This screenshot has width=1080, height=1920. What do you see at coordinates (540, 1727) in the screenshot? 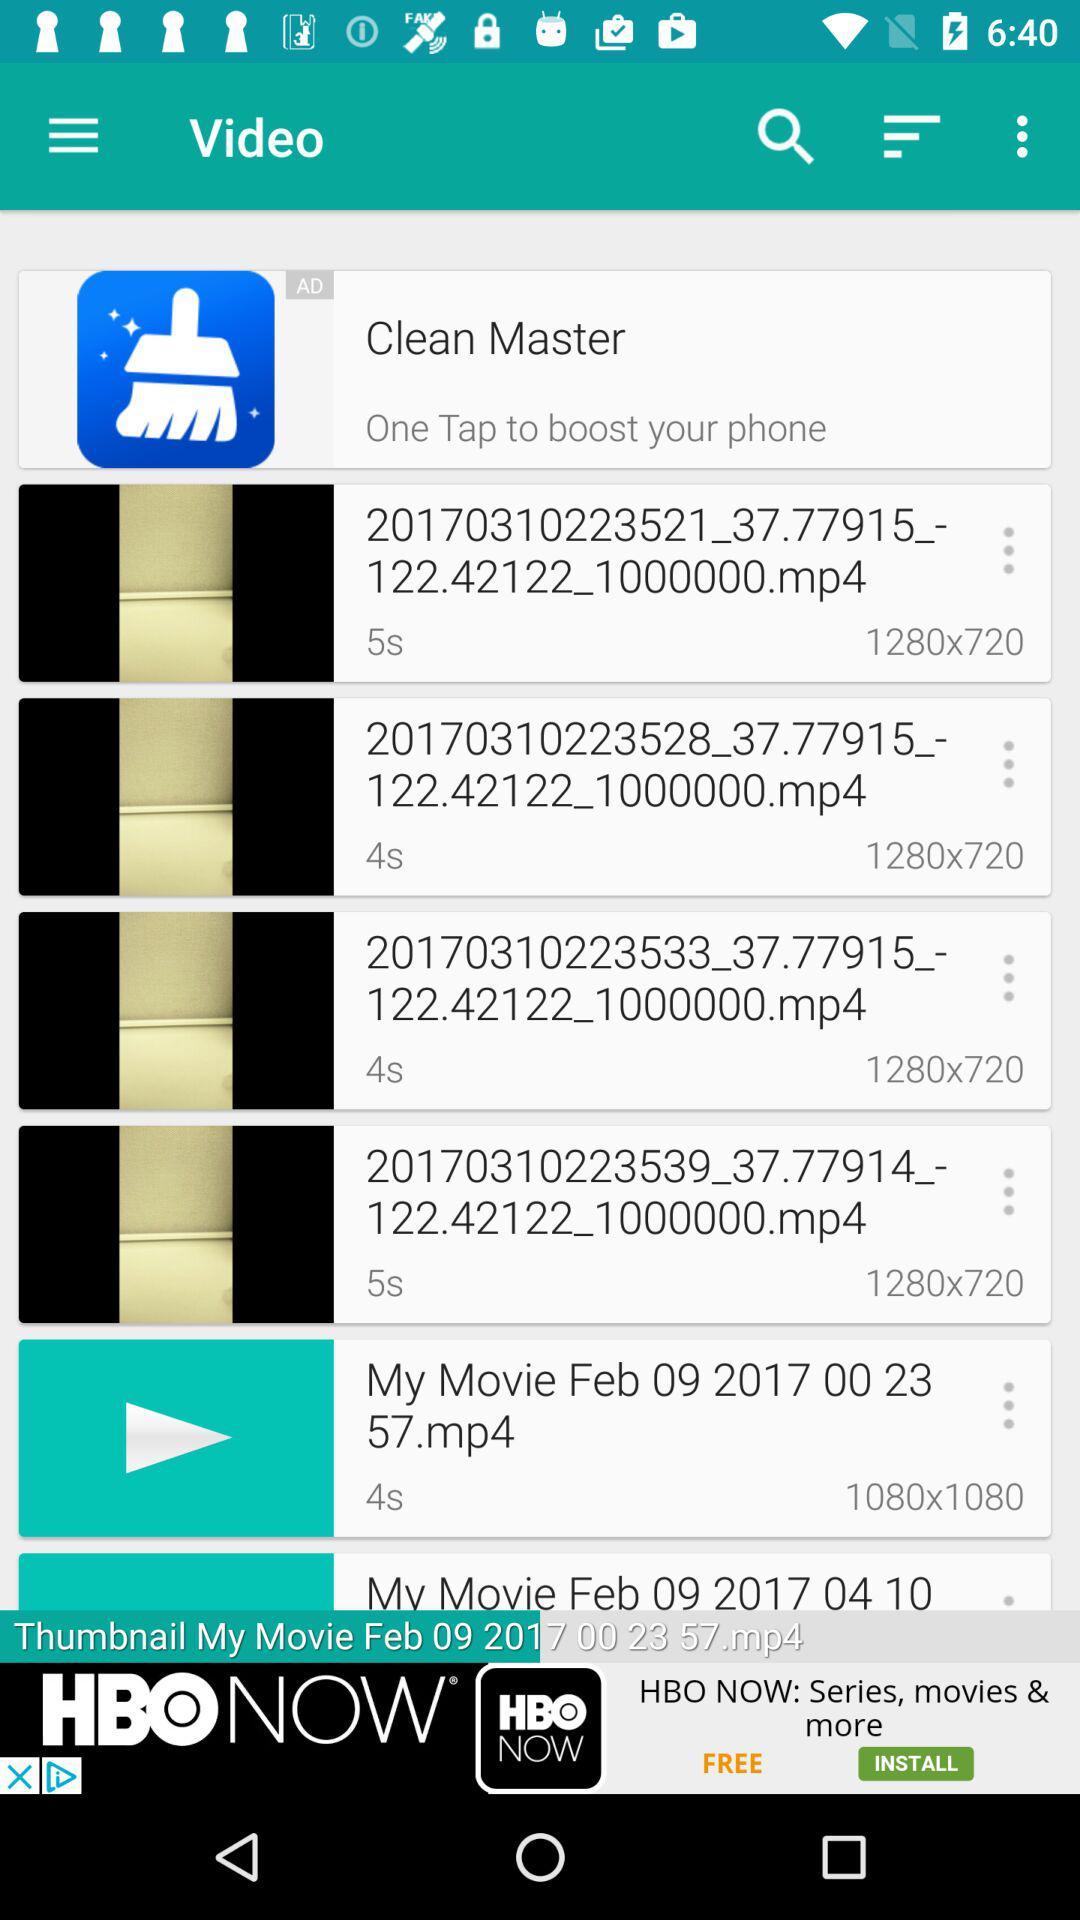
I see `advertisements image` at bounding box center [540, 1727].